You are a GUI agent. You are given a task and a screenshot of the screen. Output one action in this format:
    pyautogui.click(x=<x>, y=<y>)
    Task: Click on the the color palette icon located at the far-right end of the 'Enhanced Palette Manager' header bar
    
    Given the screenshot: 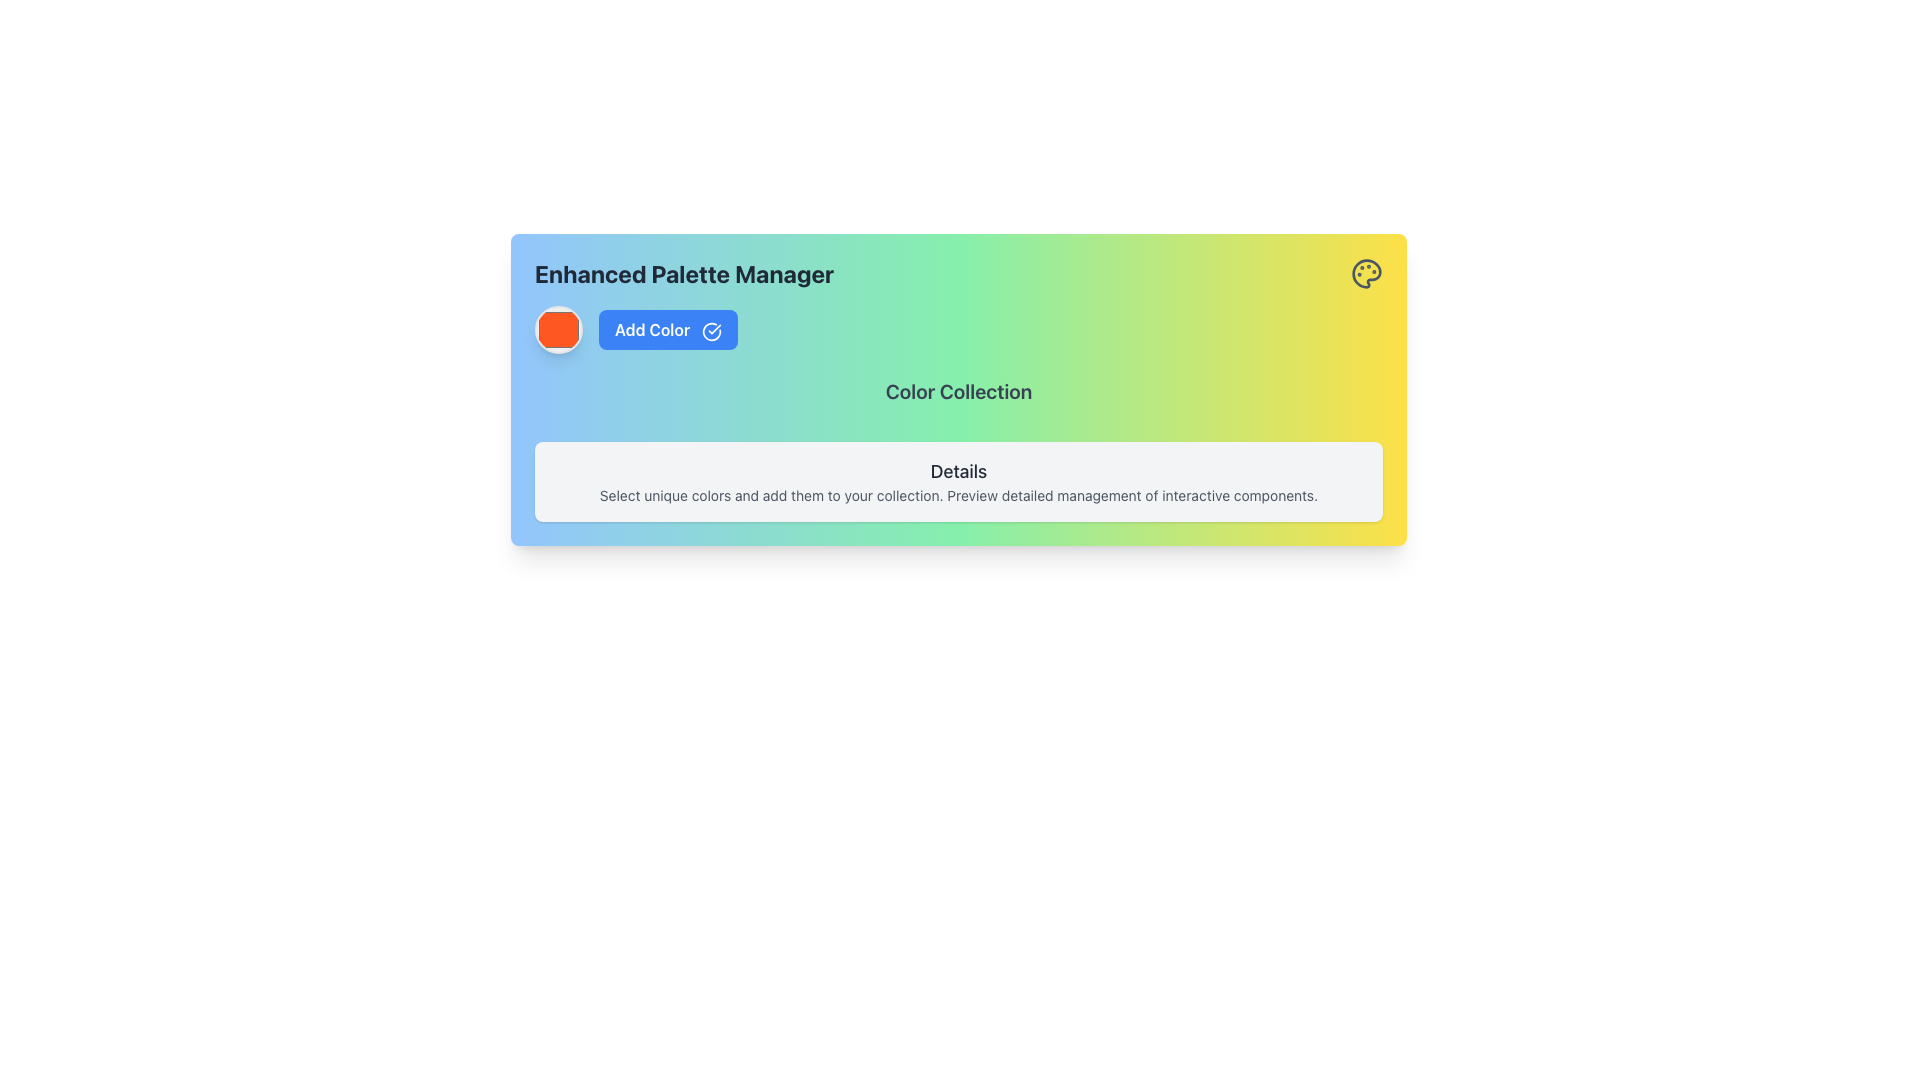 What is the action you would take?
    pyautogui.click(x=1366, y=273)
    